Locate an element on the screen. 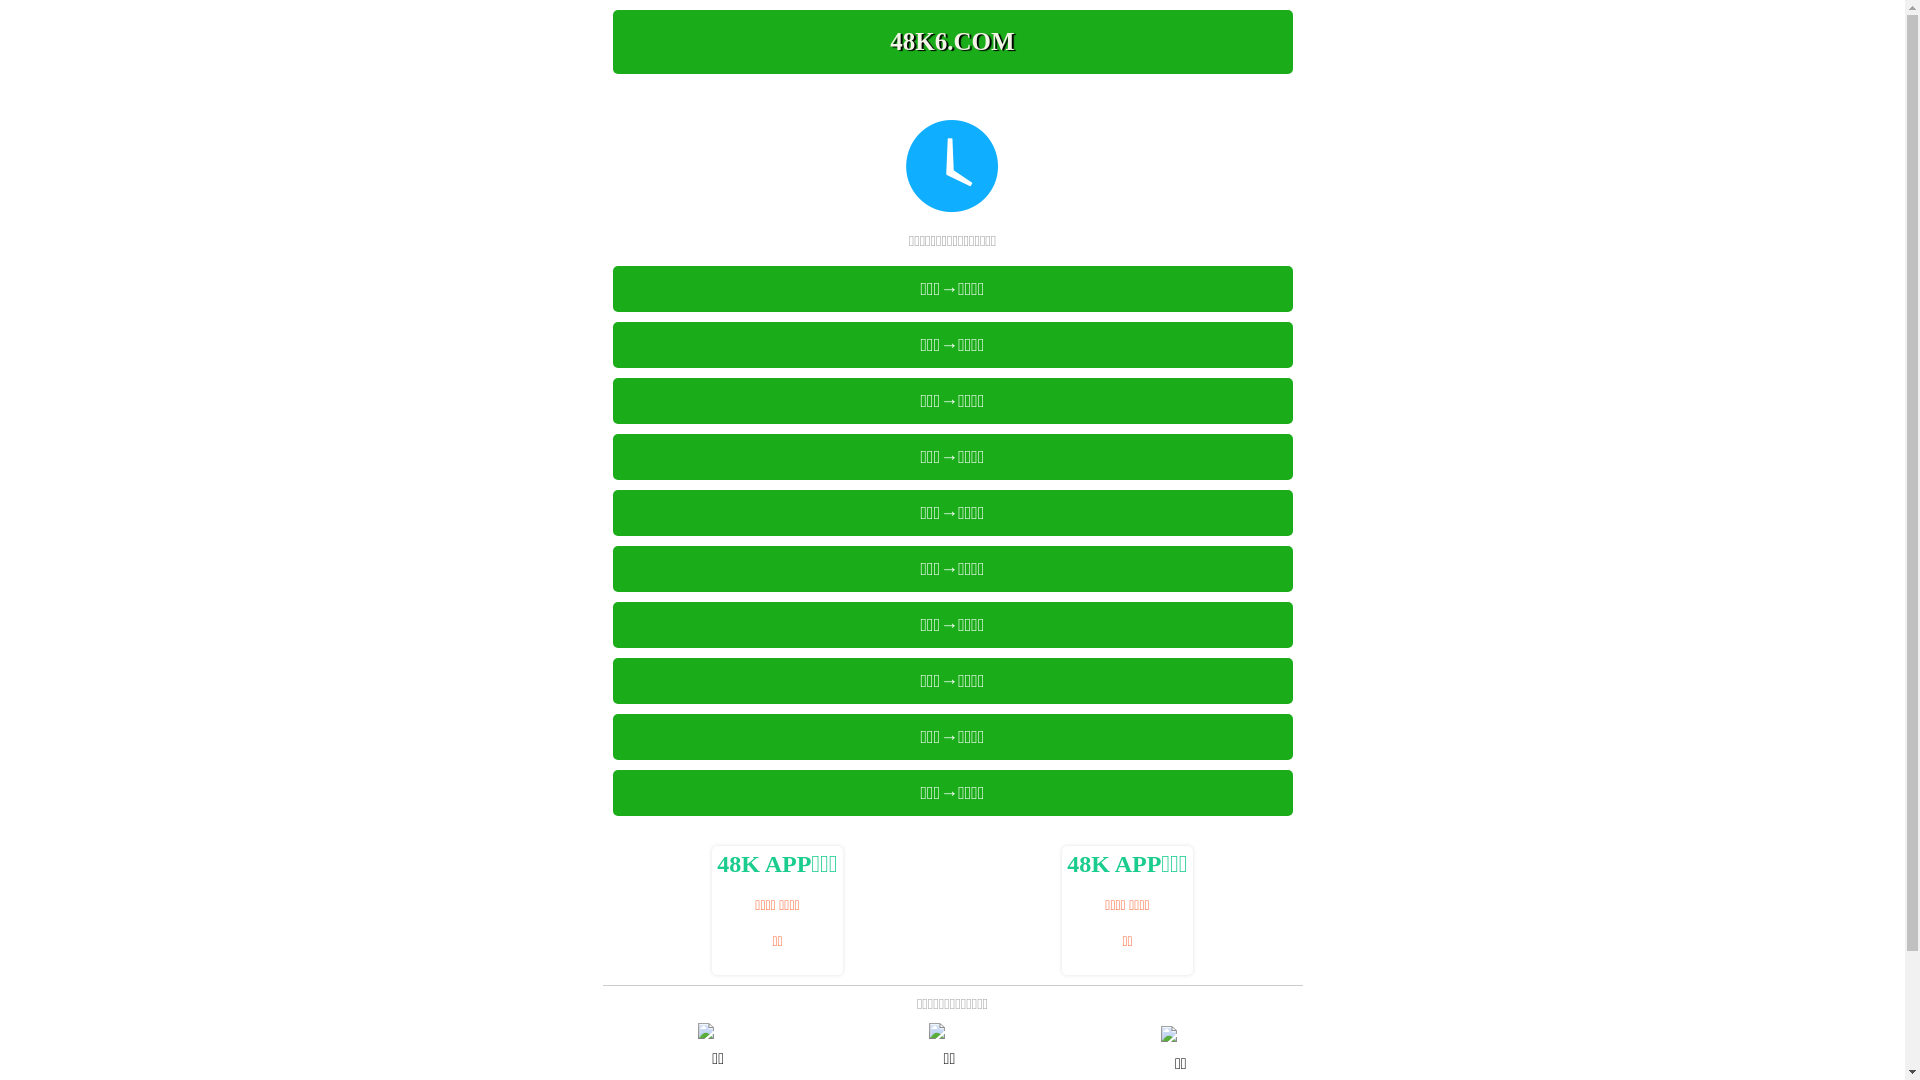  '48K6.COM' is located at coordinates (950, 42).